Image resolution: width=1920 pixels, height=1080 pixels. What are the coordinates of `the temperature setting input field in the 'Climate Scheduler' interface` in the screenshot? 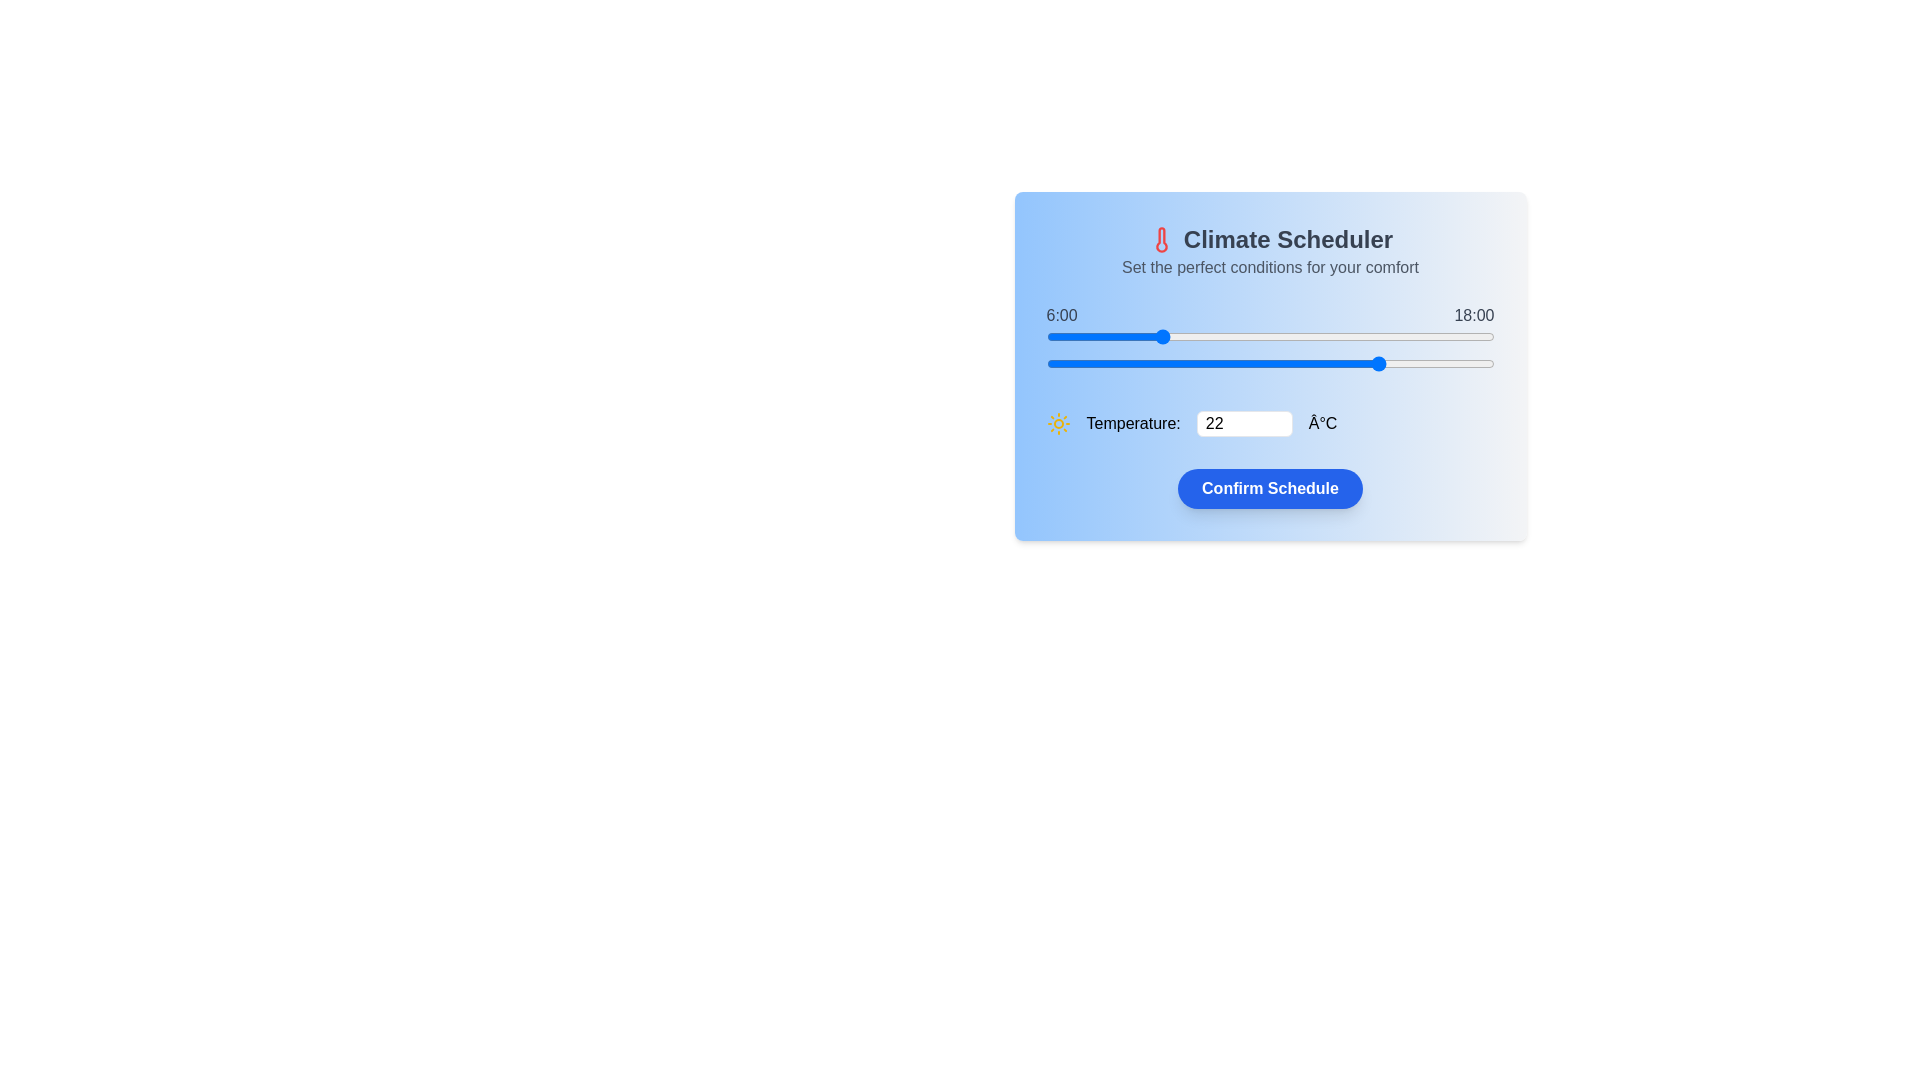 It's located at (1269, 423).